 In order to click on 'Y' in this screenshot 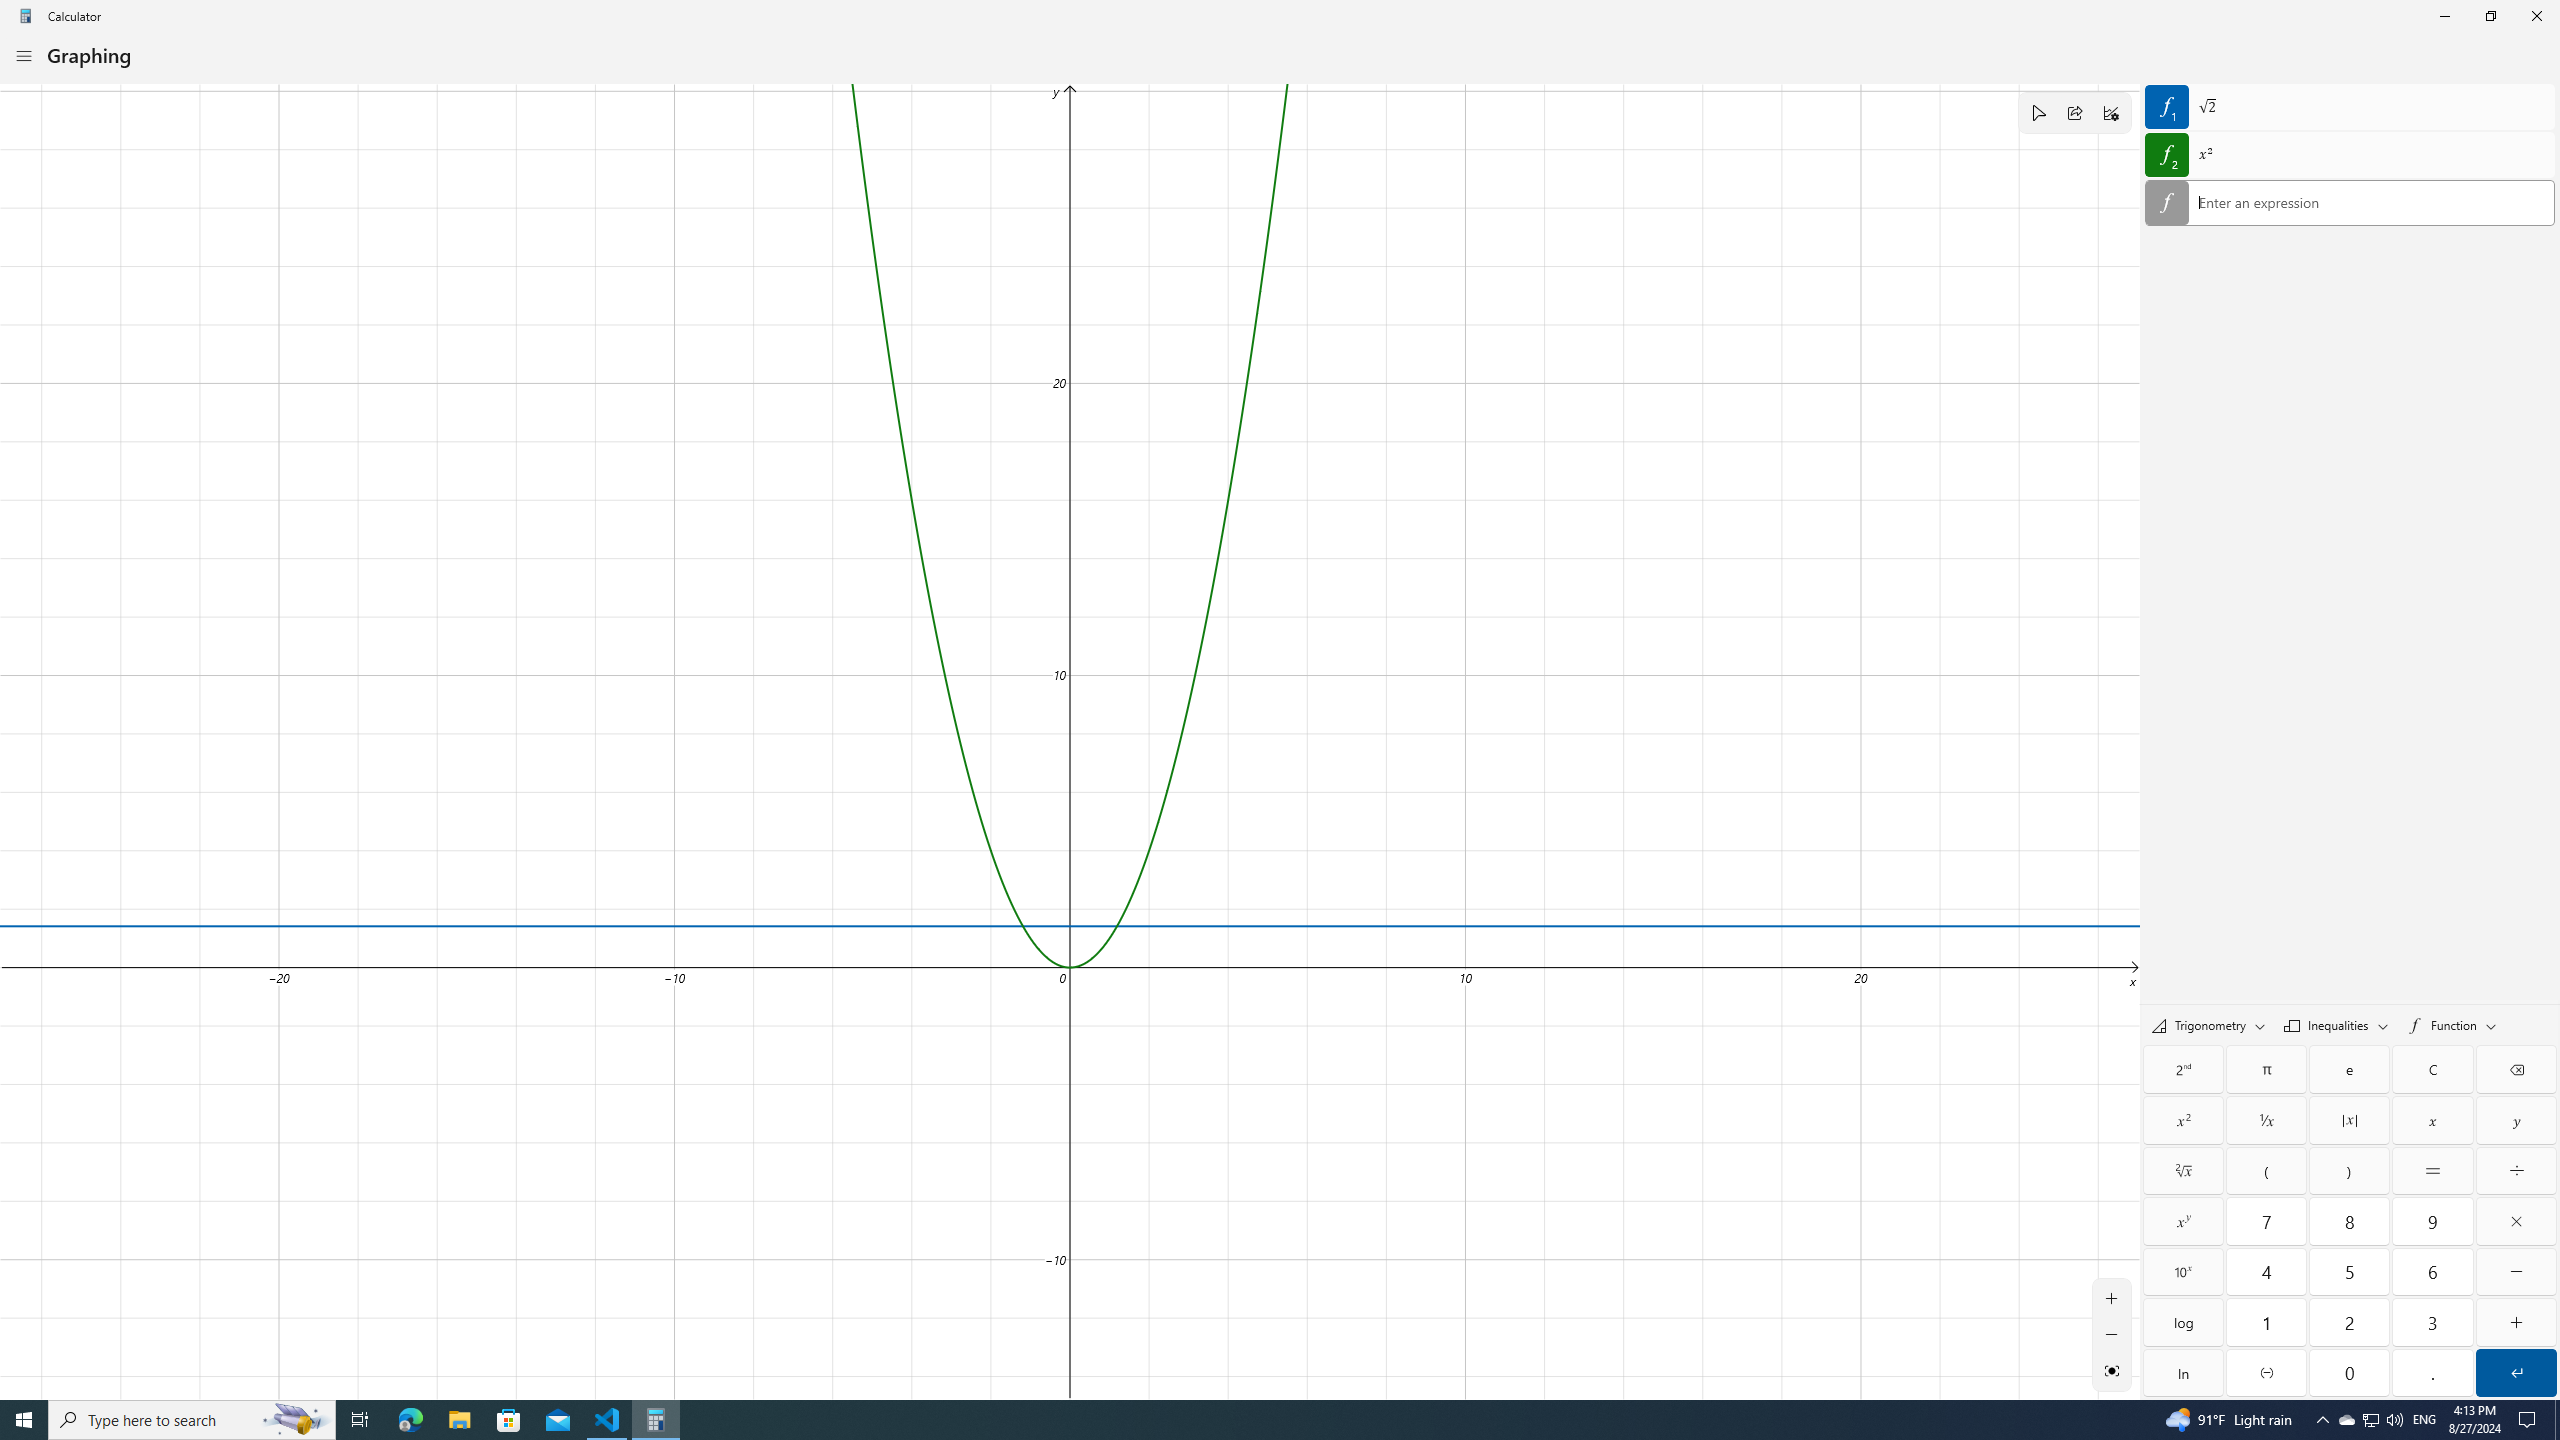, I will do `click(2515, 1119)`.